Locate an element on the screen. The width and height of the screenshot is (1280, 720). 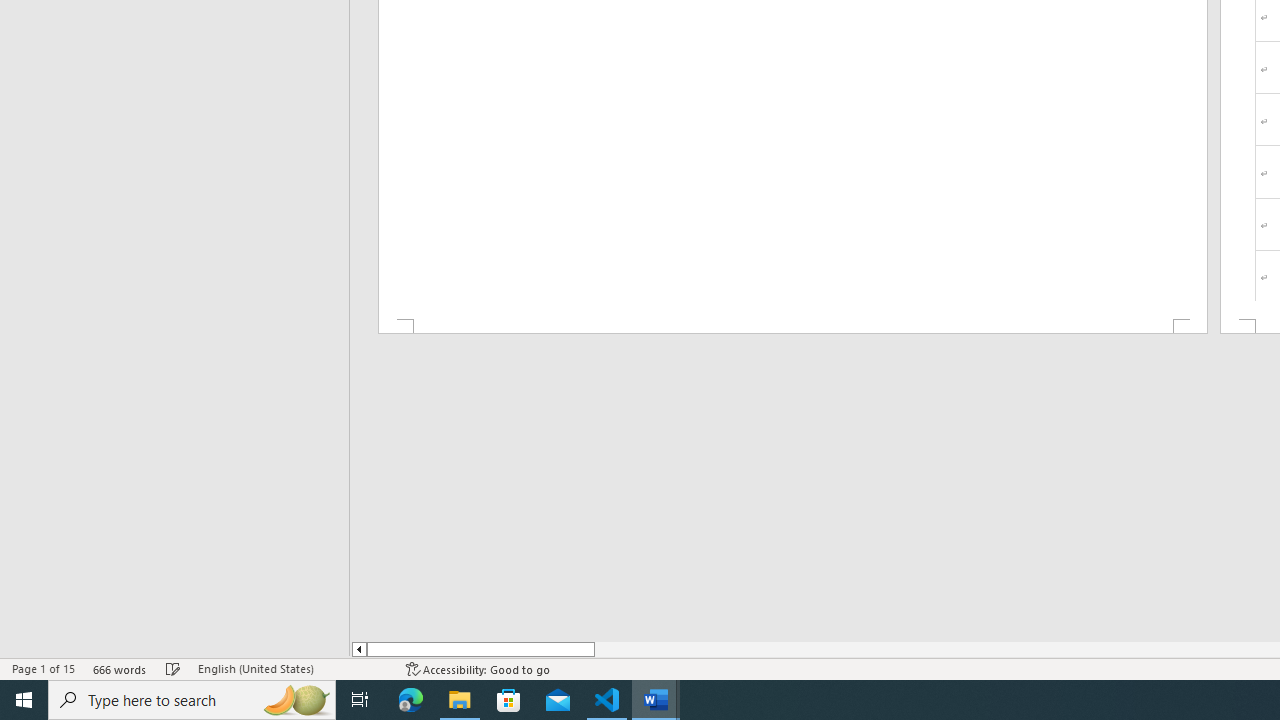
'Word Count 666 words' is located at coordinates (119, 669).